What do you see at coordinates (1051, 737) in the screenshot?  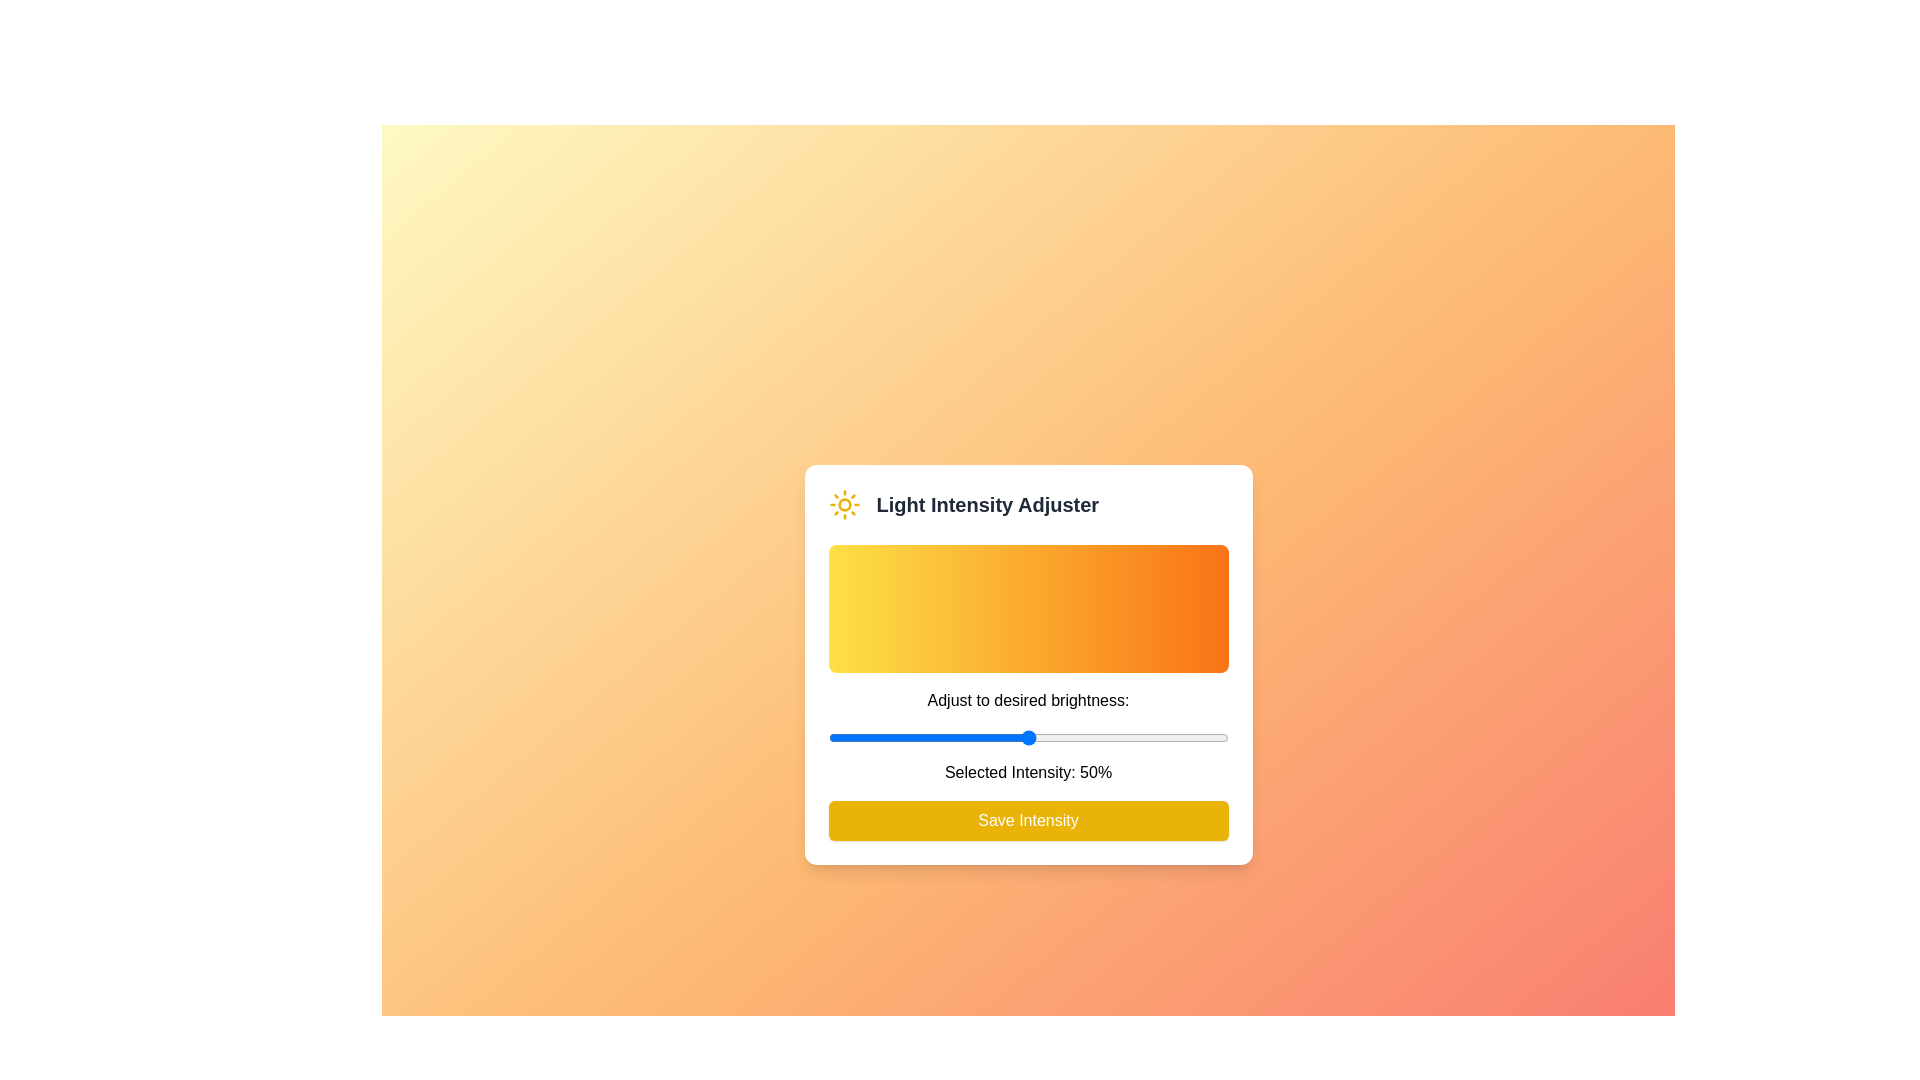 I see `the light intensity to 56% by dragging the slider` at bounding box center [1051, 737].